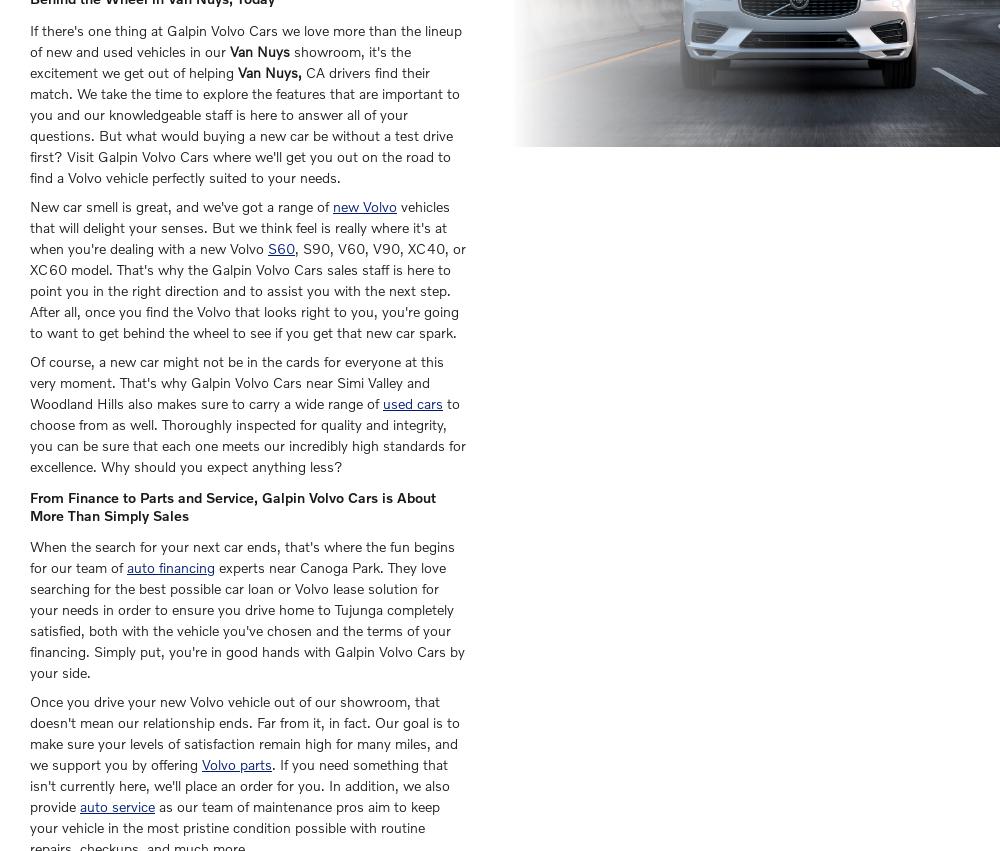 This screenshot has width=1000, height=851. What do you see at coordinates (127, 566) in the screenshot?
I see `'auto financing'` at bounding box center [127, 566].